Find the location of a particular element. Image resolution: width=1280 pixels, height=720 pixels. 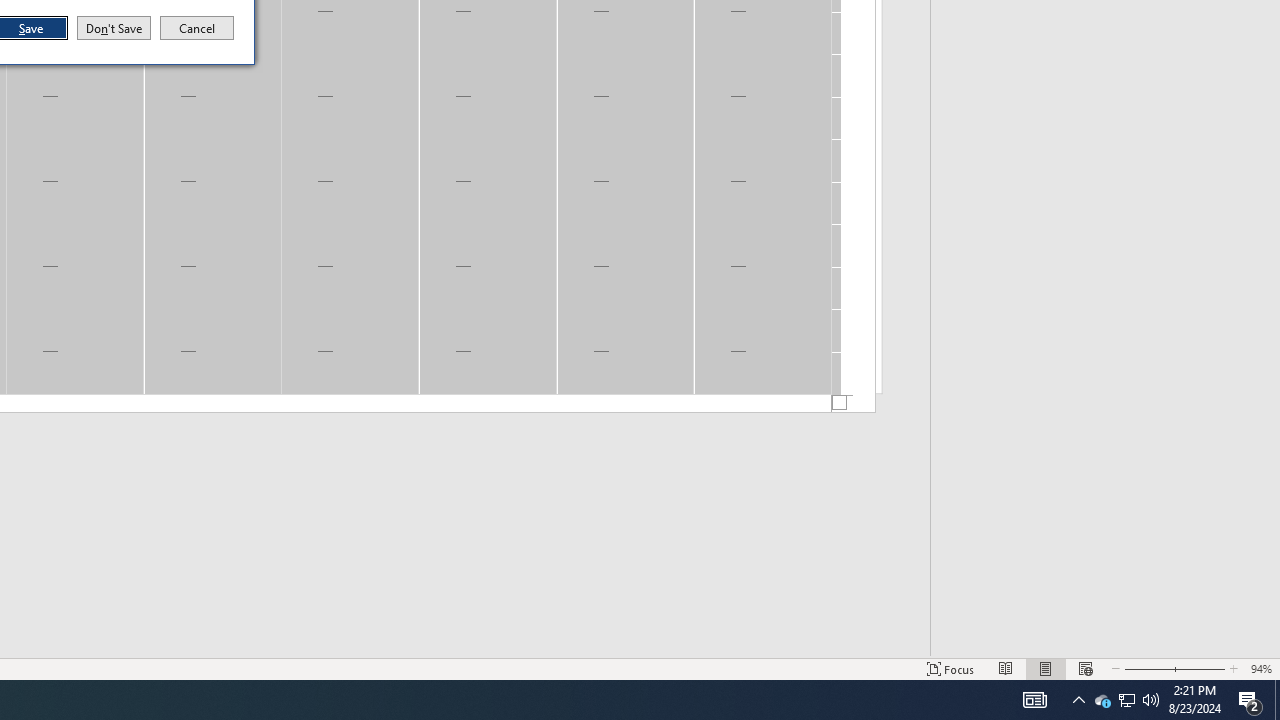

'Zoom Out' is located at coordinates (1147, 669).